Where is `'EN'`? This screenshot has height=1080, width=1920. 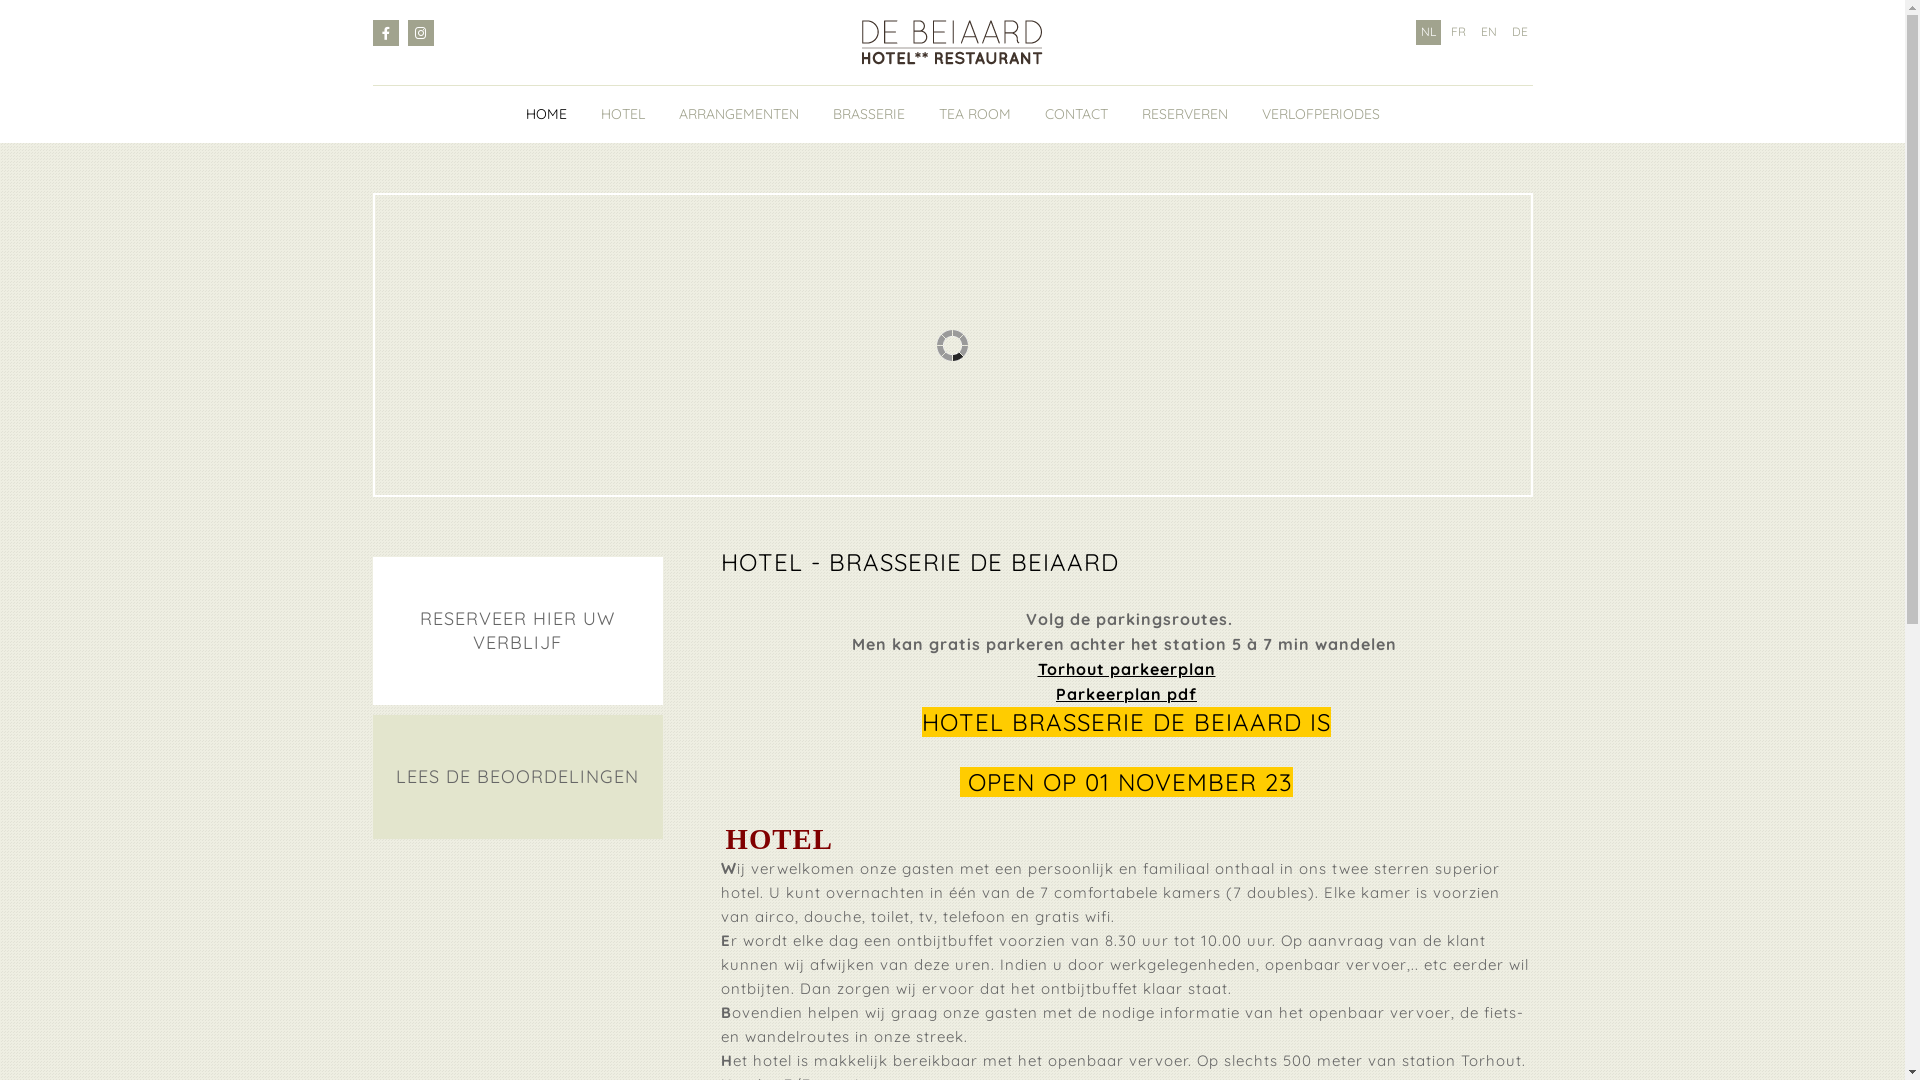
'EN' is located at coordinates (1488, 32).